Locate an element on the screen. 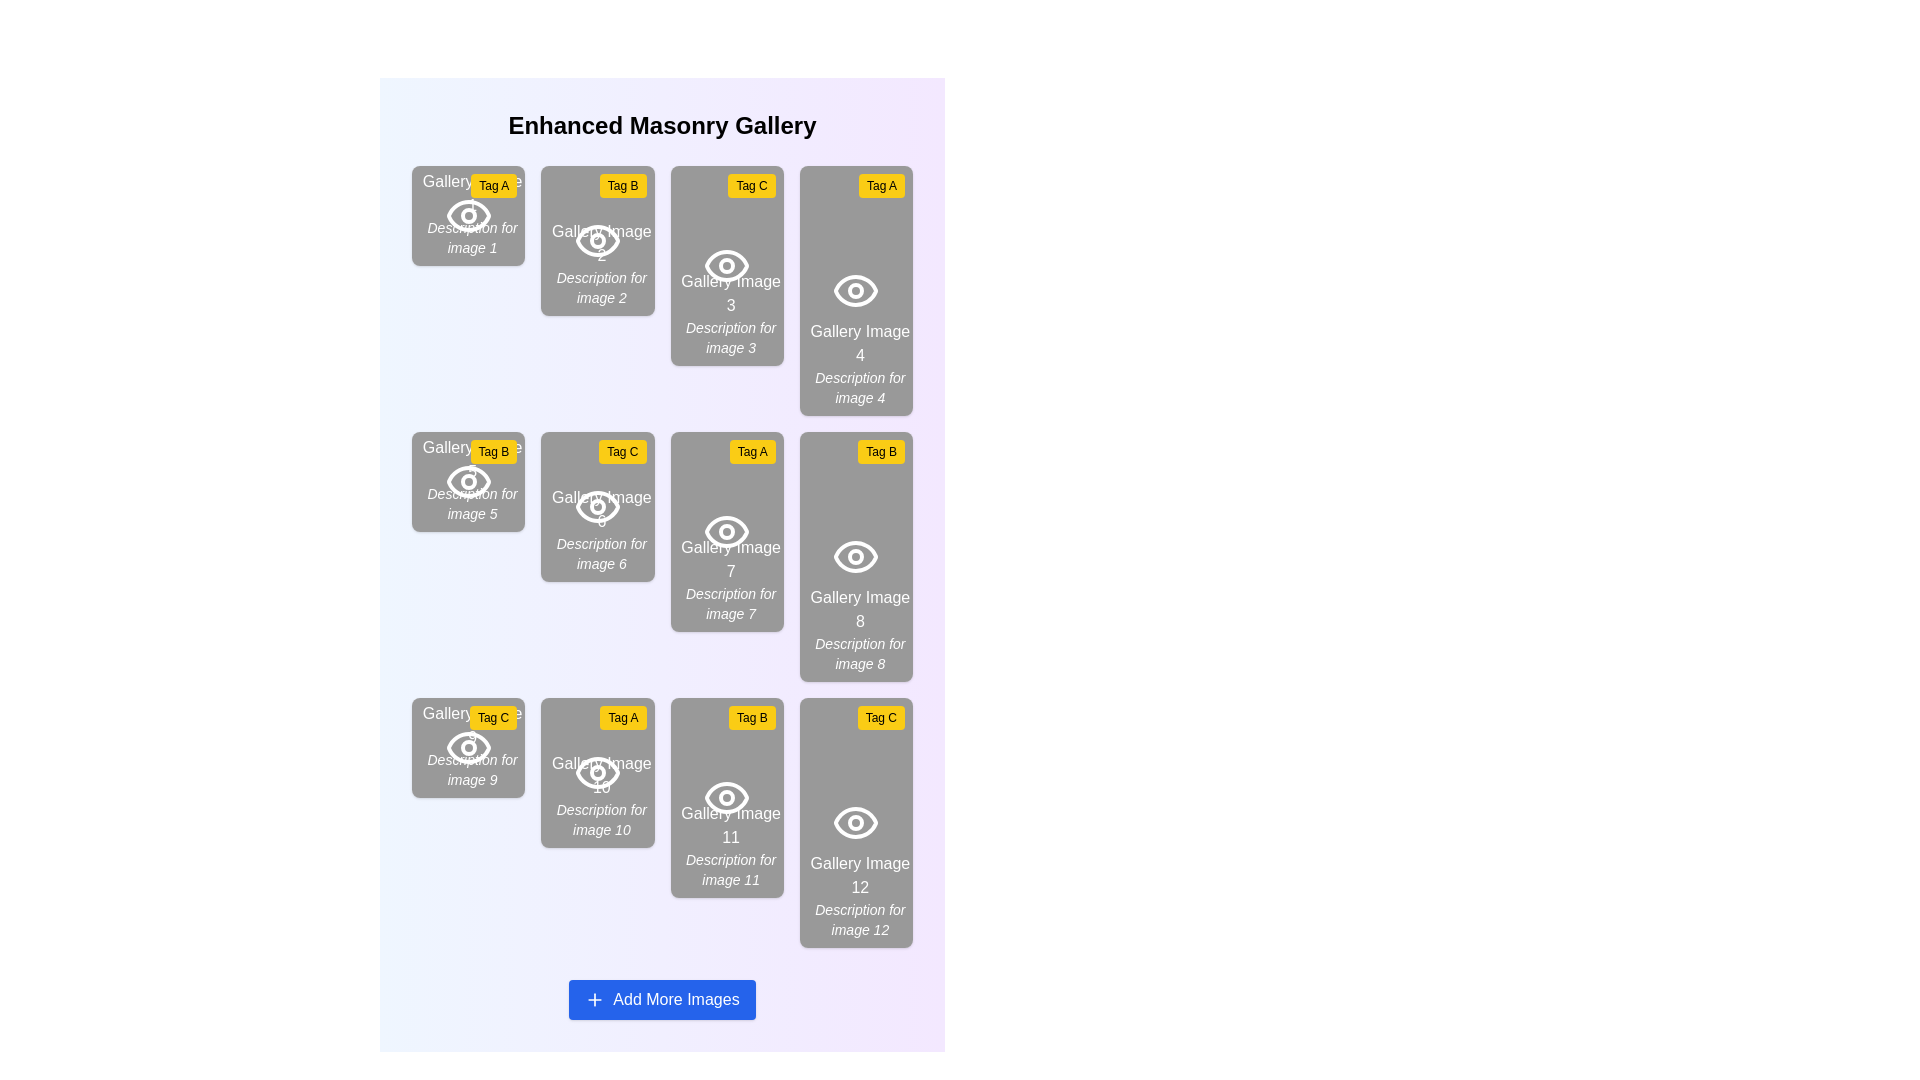 The width and height of the screenshot is (1920, 1080). text label displaying 'Gallery Image 2' located in the second image block of the gallery, above the description text and within the section marked by 'Tag B' is located at coordinates (600, 242).